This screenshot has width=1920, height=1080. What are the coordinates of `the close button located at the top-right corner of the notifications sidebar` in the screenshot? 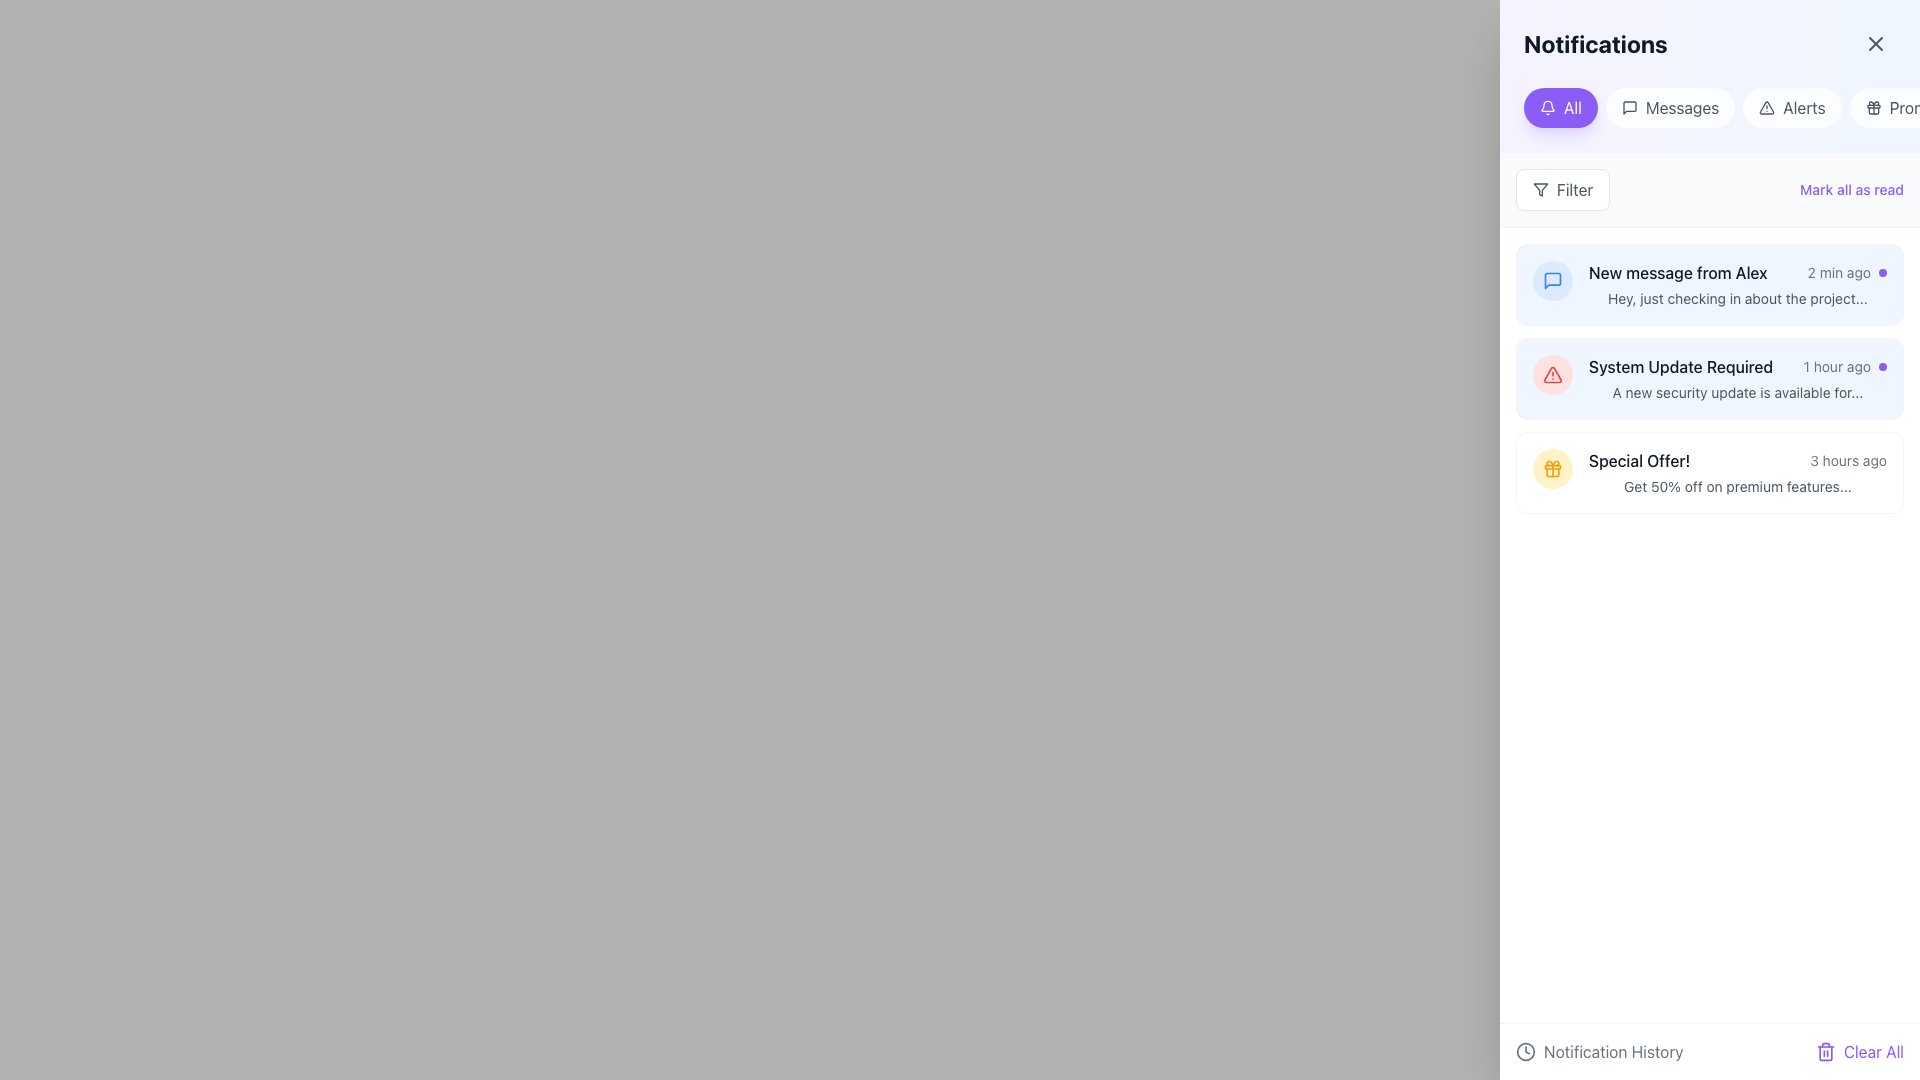 It's located at (1875, 43).